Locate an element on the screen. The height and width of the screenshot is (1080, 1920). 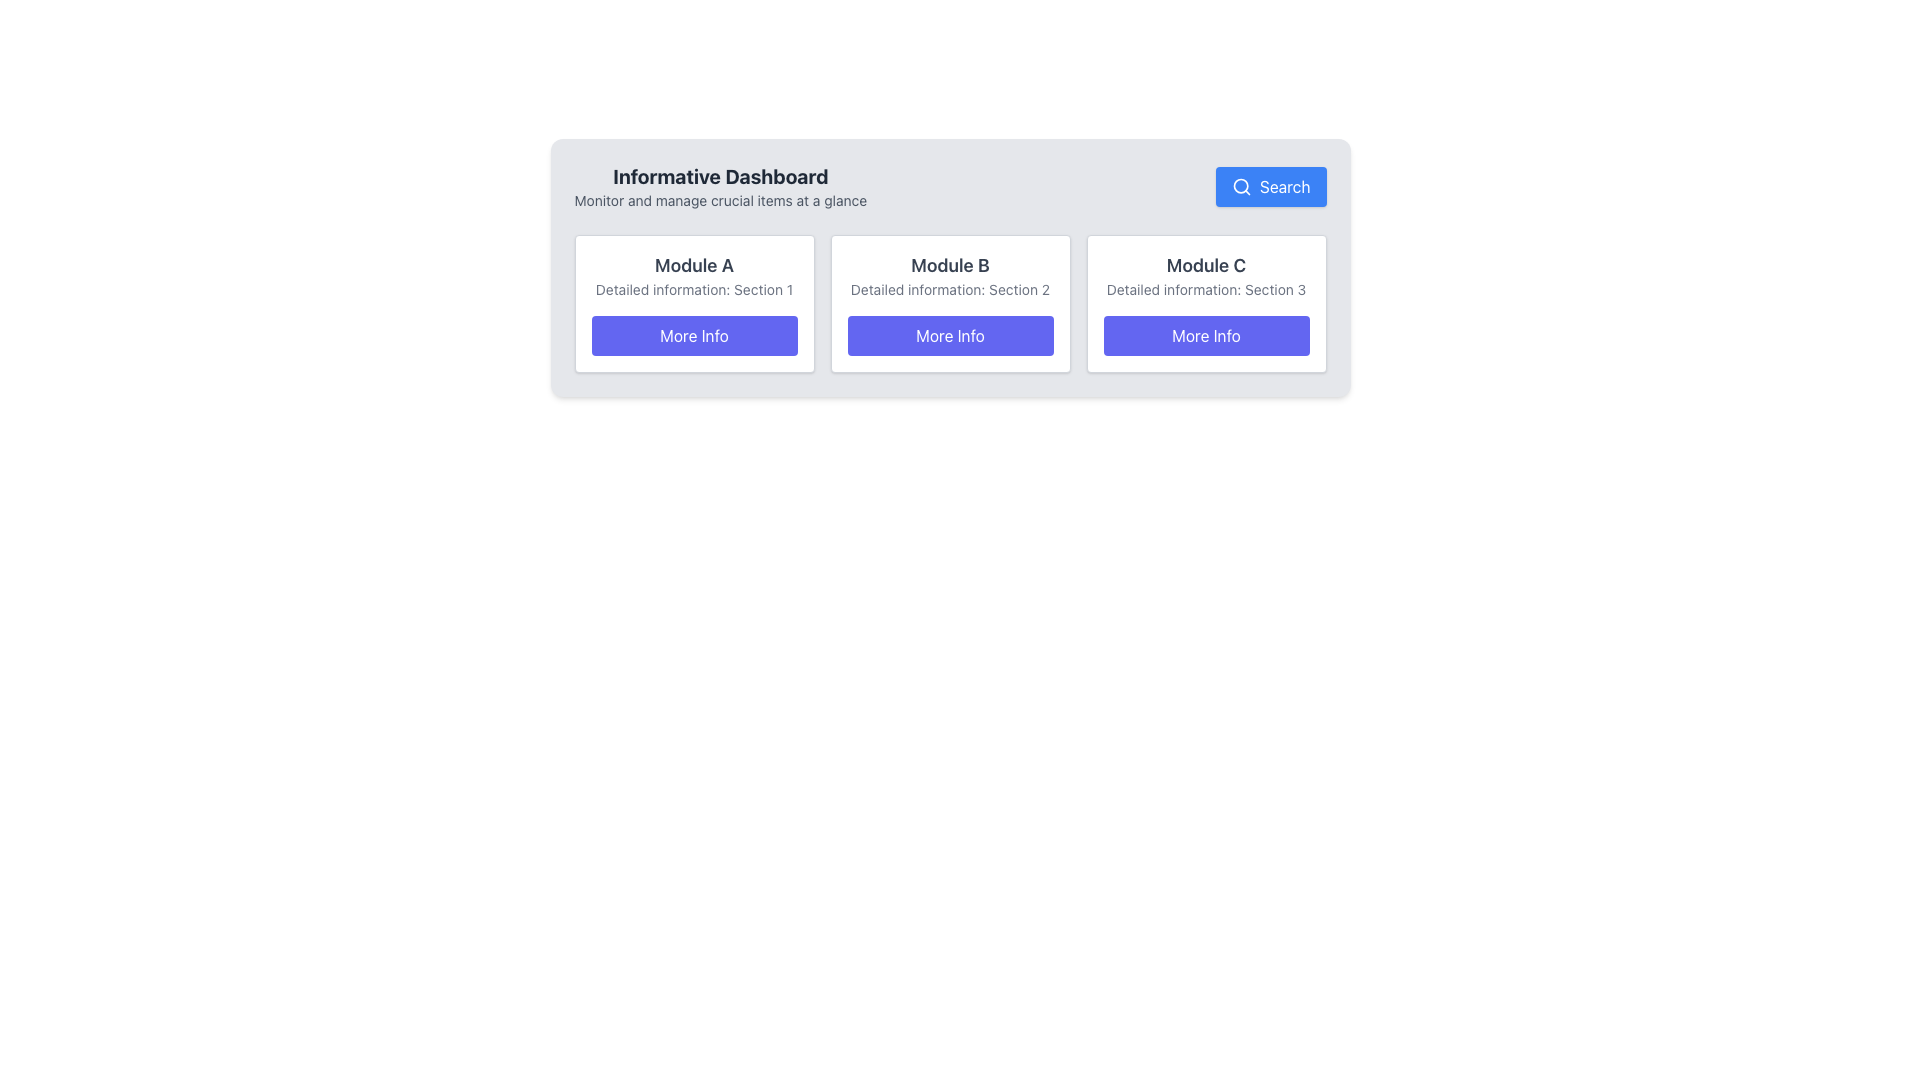
the 'More Info' button with a vibrant indigo background and white text located at the bottom of the 'Module C' card is located at coordinates (1205, 334).